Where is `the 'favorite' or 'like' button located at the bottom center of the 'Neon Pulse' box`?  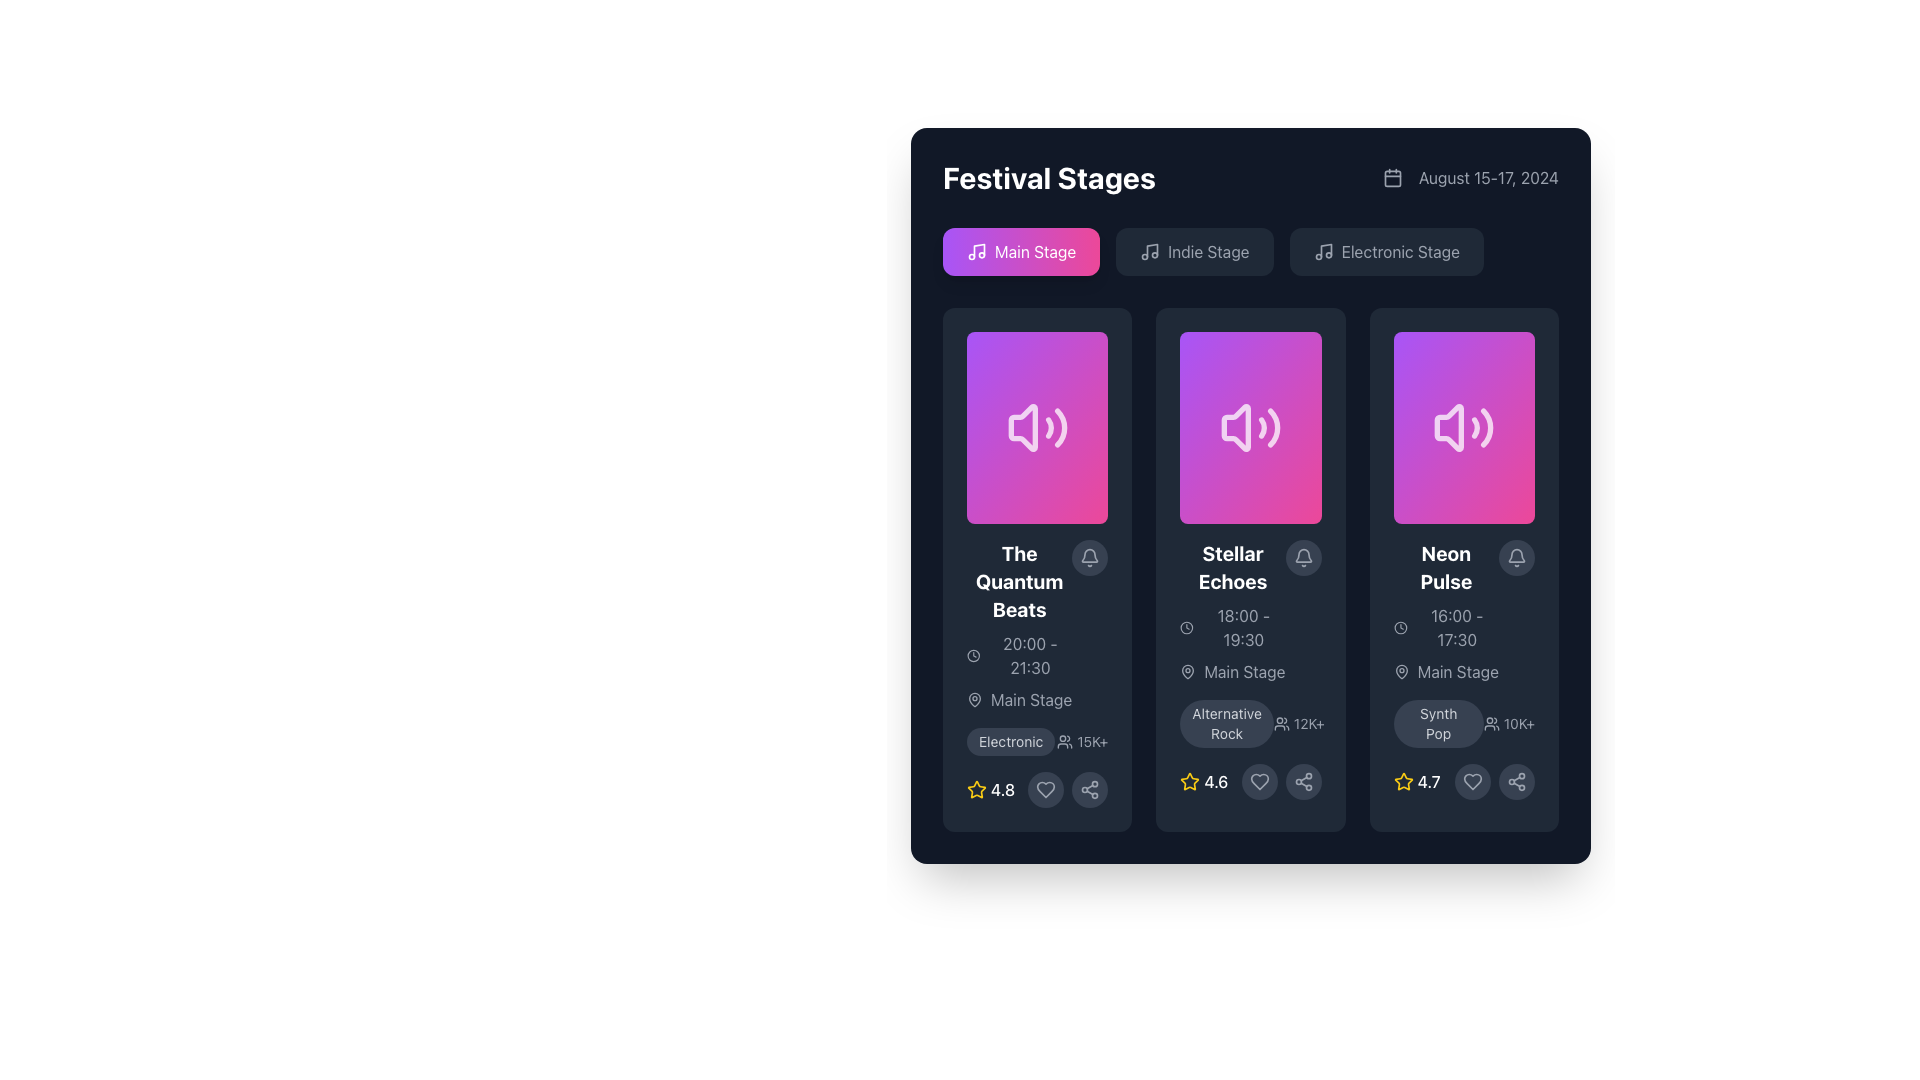
the 'favorite' or 'like' button located at the bottom center of the 'Neon Pulse' box is located at coordinates (1473, 781).